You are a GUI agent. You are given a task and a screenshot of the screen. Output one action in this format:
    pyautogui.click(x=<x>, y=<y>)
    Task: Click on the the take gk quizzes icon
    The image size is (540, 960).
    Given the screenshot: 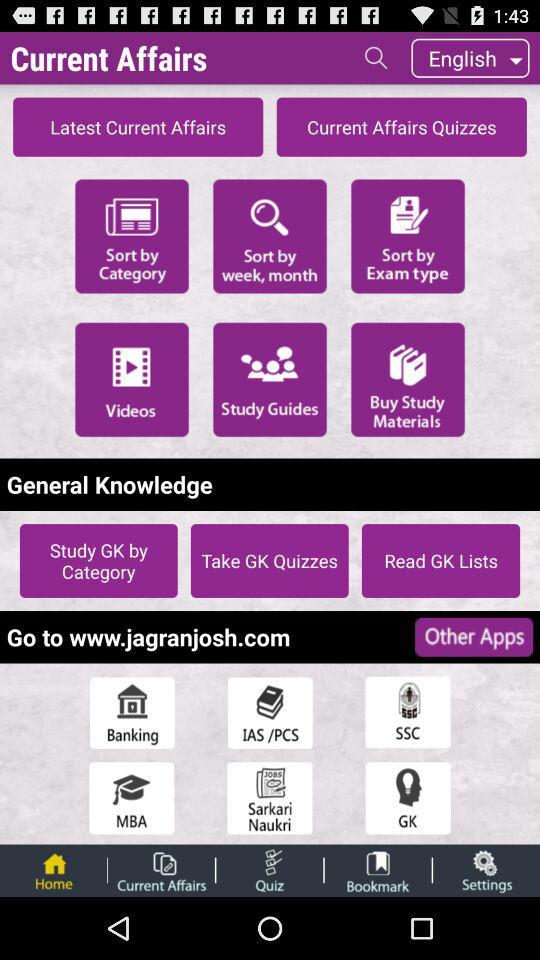 What is the action you would take?
    pyautogui.click(x=269, y=560)
    